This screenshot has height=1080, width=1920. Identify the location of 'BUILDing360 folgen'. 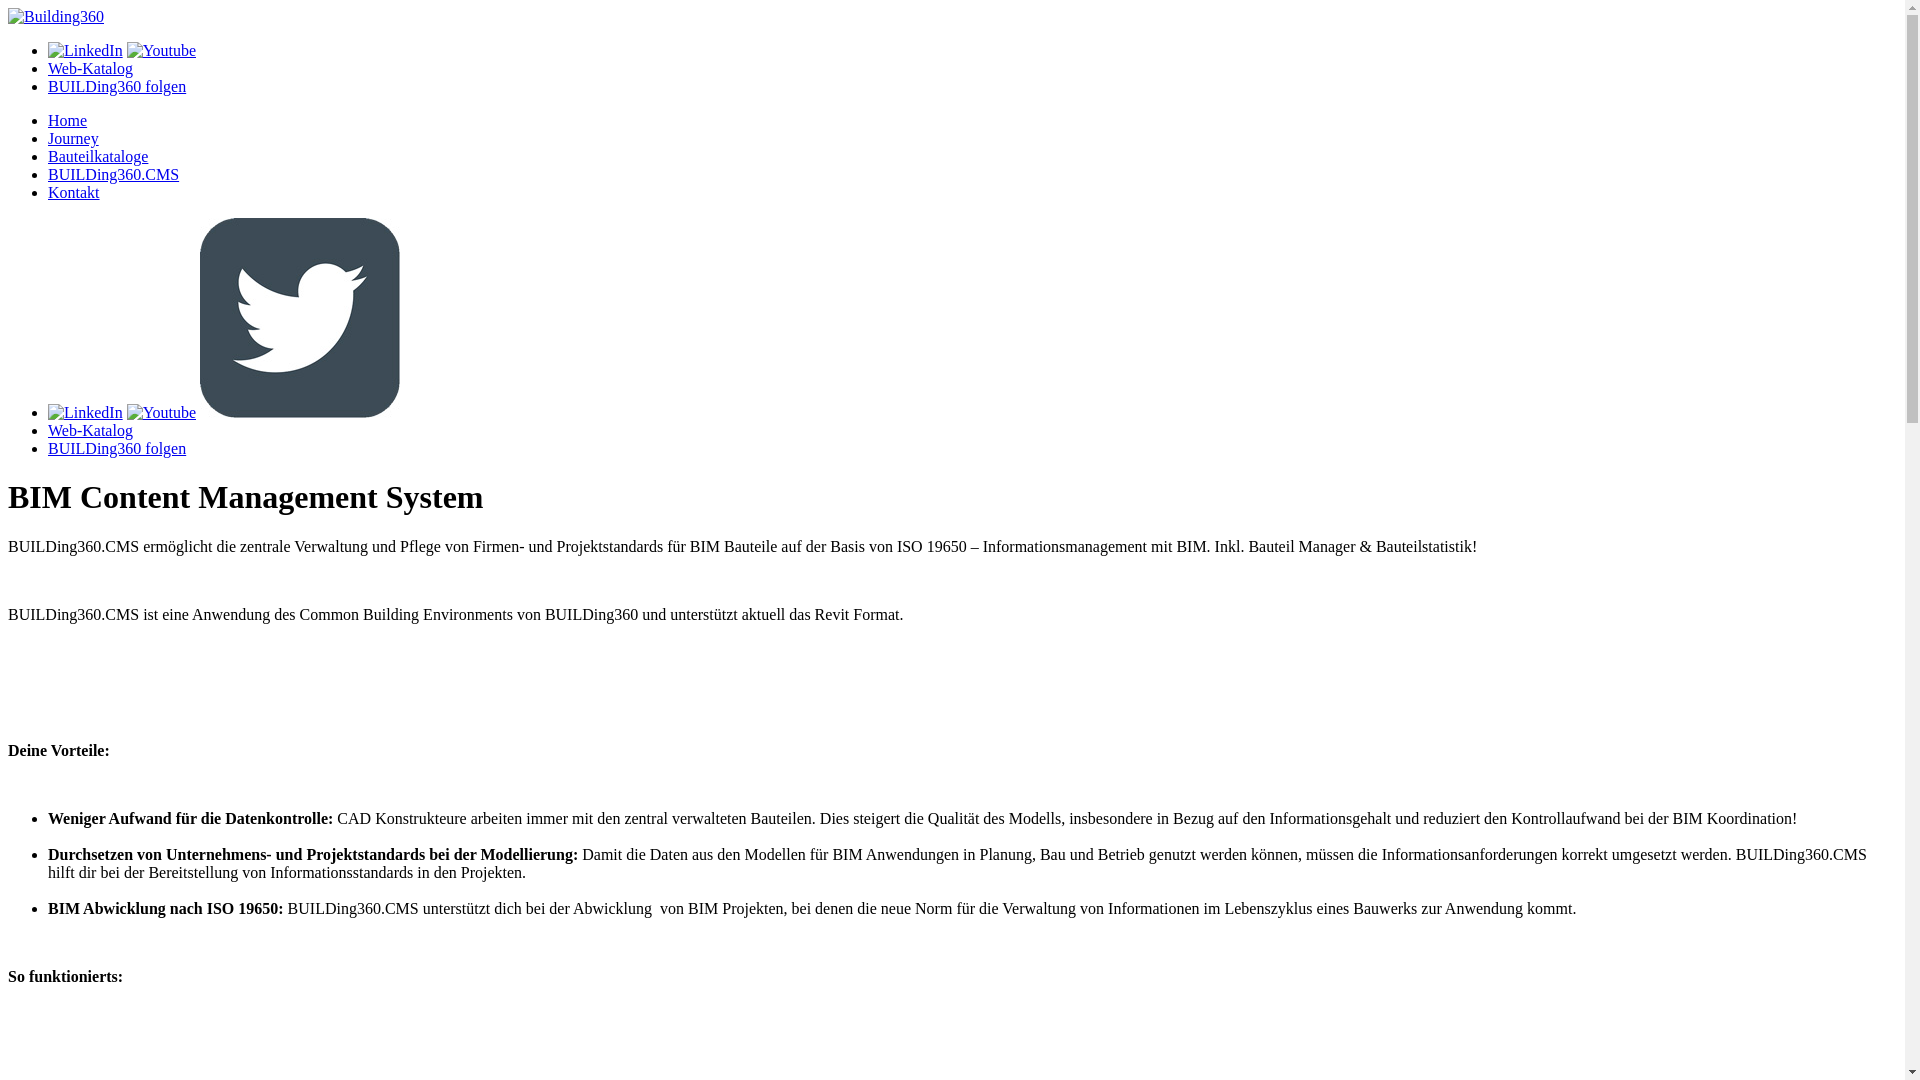
(115, 447).